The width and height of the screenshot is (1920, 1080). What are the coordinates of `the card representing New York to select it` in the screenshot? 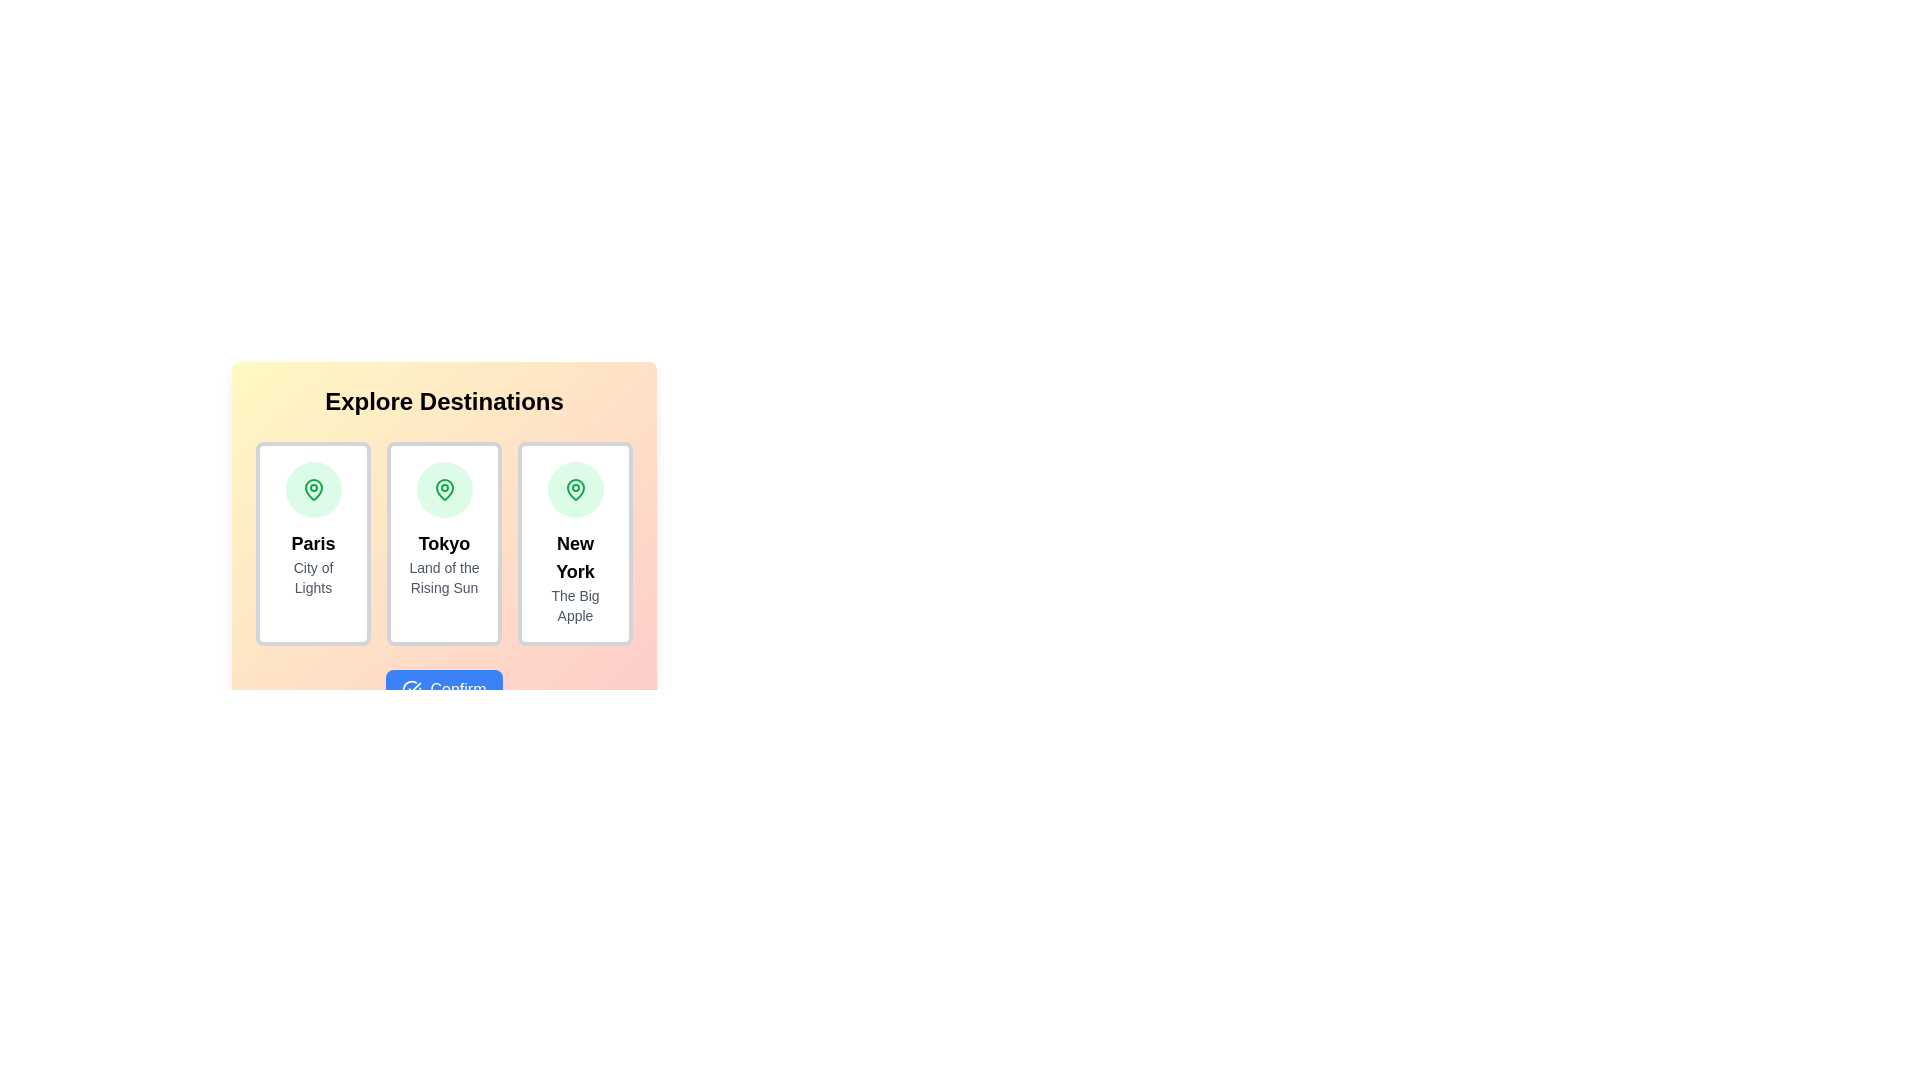 It's located at (574, 543).